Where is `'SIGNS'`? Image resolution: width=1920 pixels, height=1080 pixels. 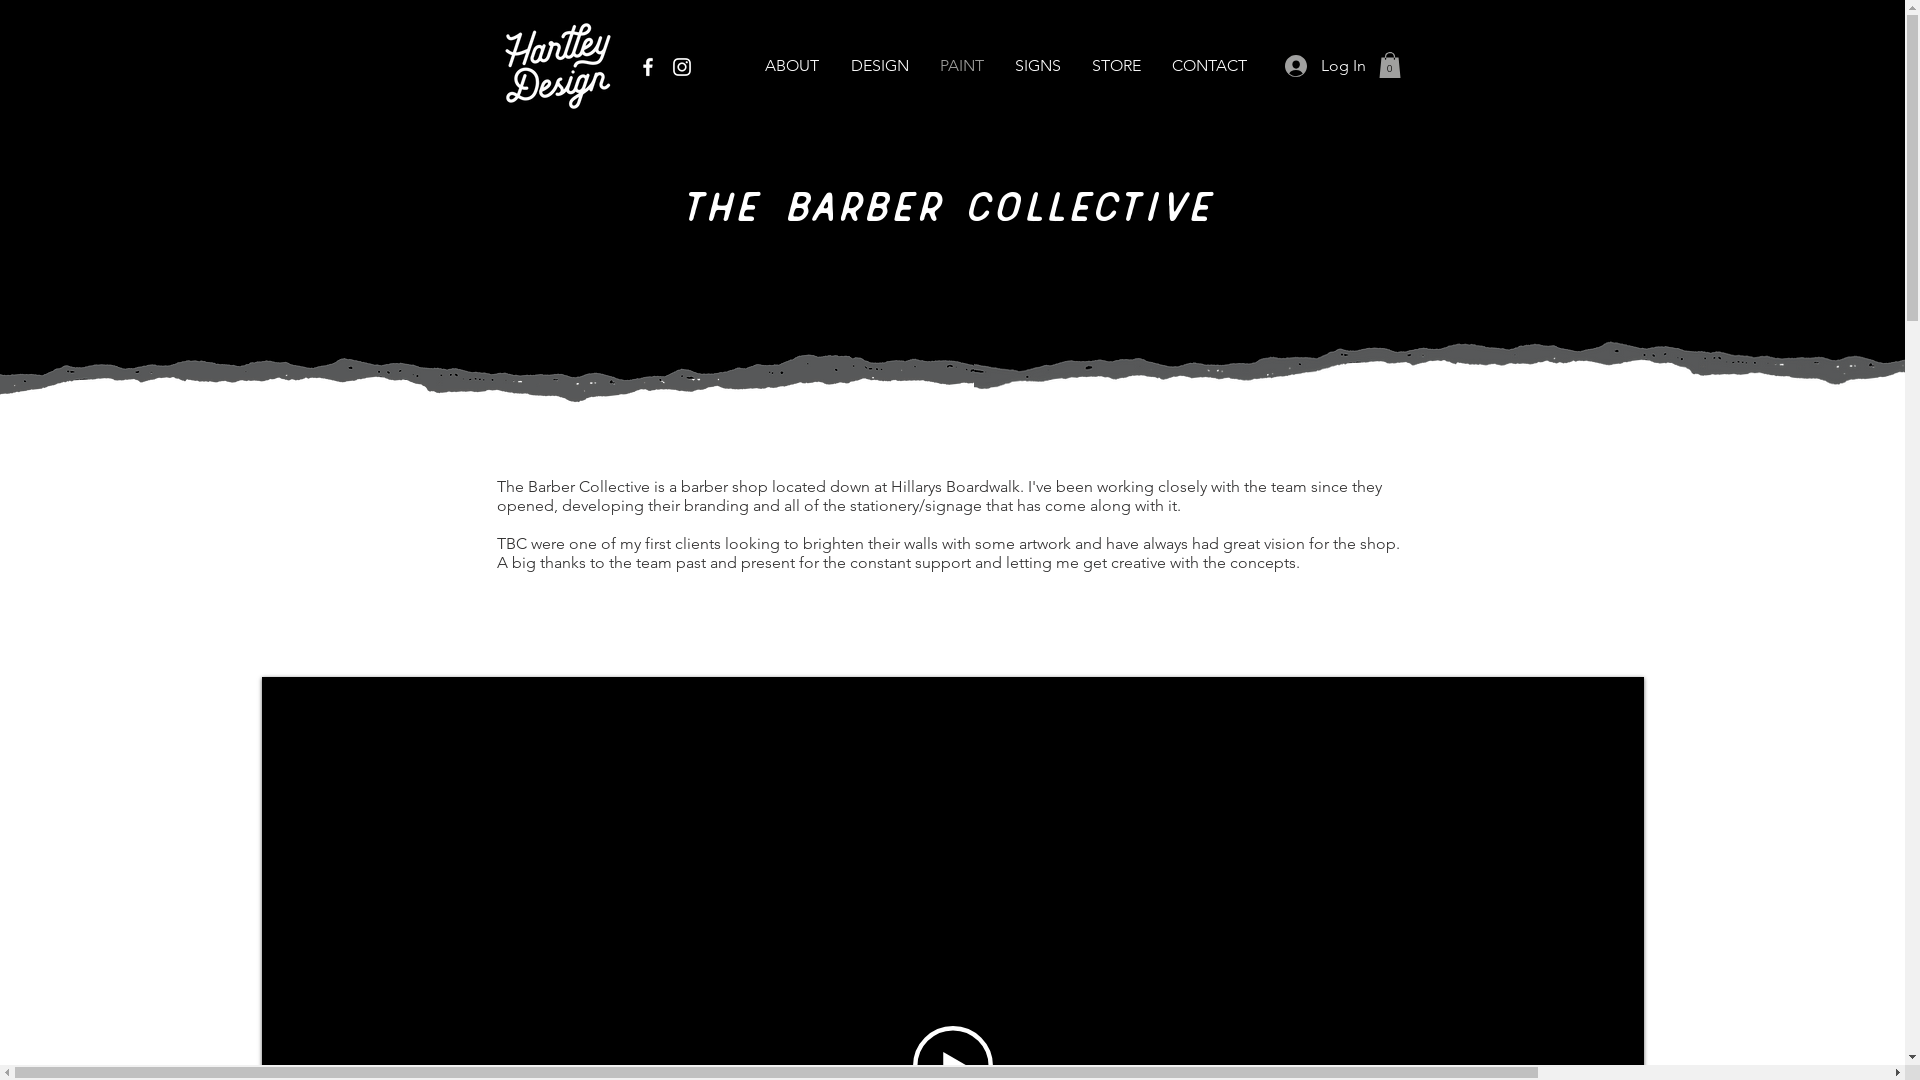 'SIGNS' is located at coordinates (1038, 64).